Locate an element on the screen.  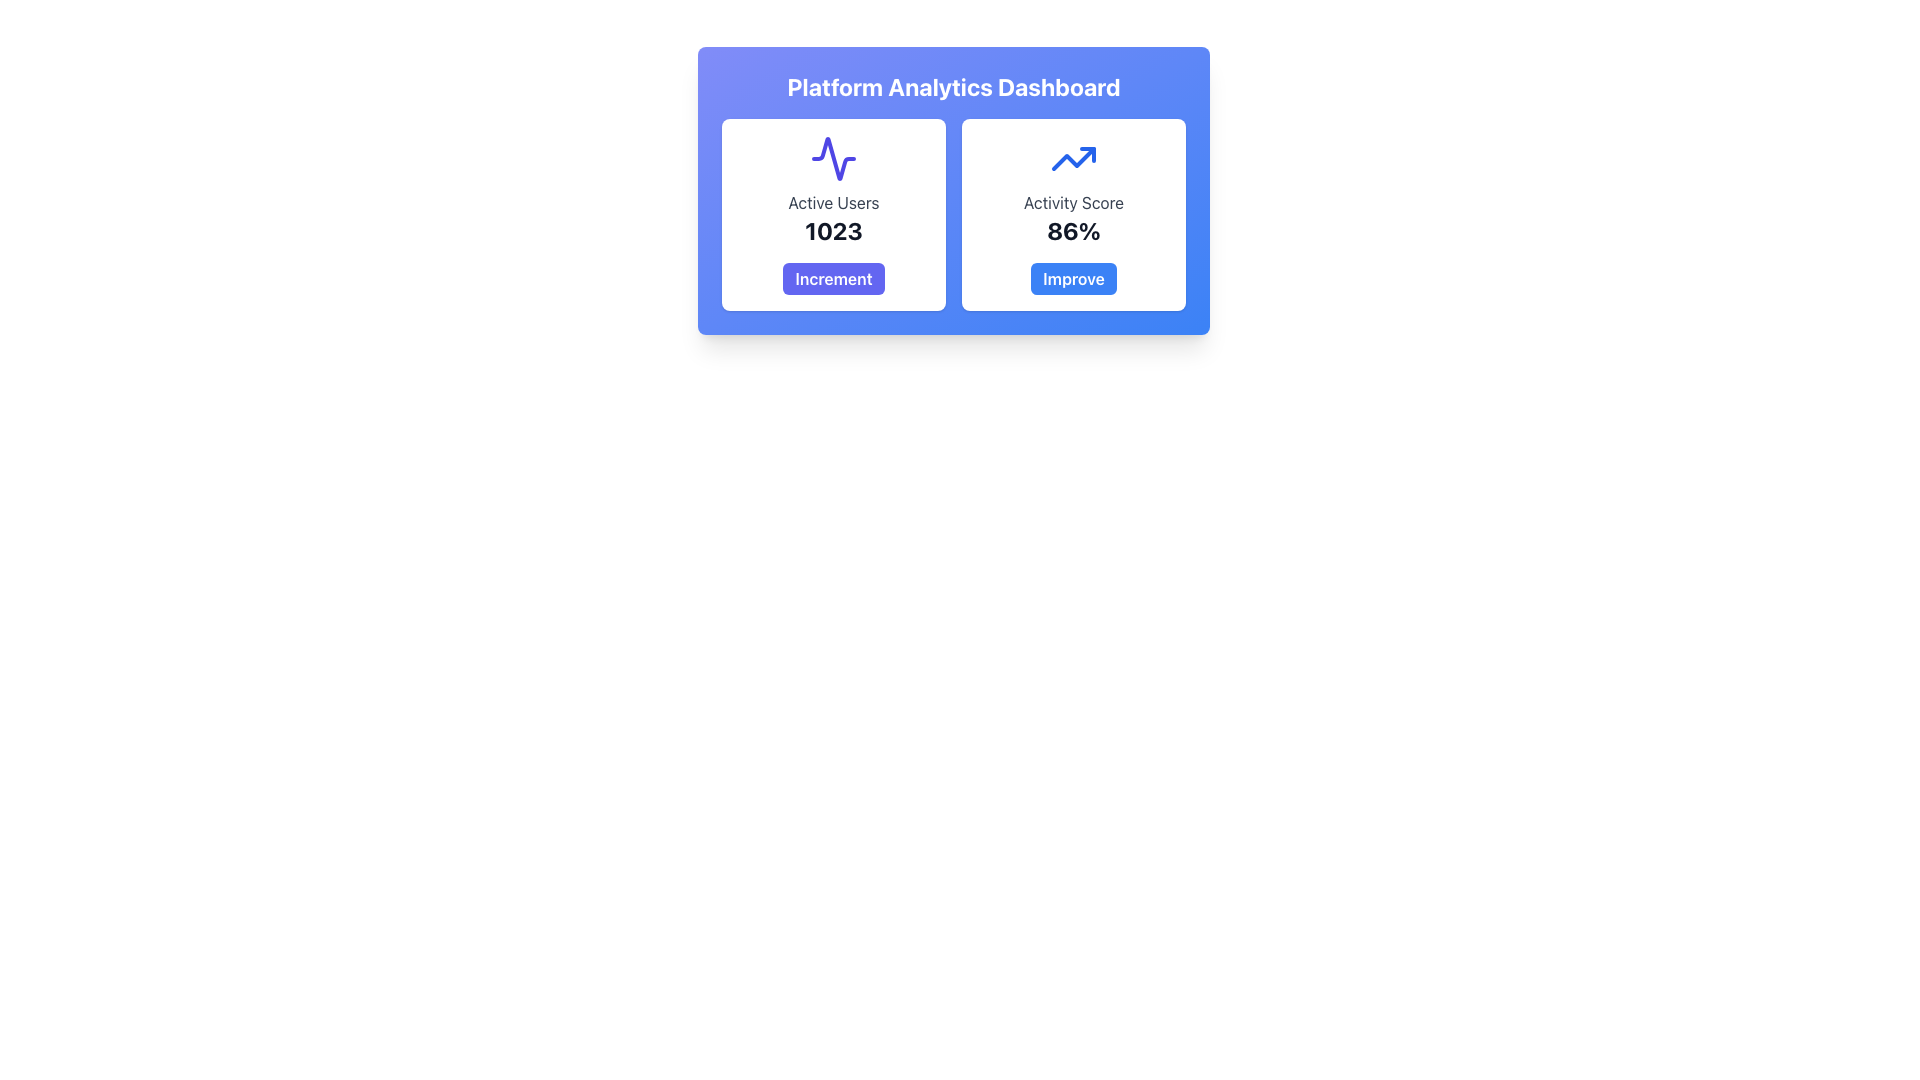
the numeric display indicating the count of active users, located below the 'Active Users' label and above the 'Increment' button in the dashboard layout is located at coordinates (834, 230).